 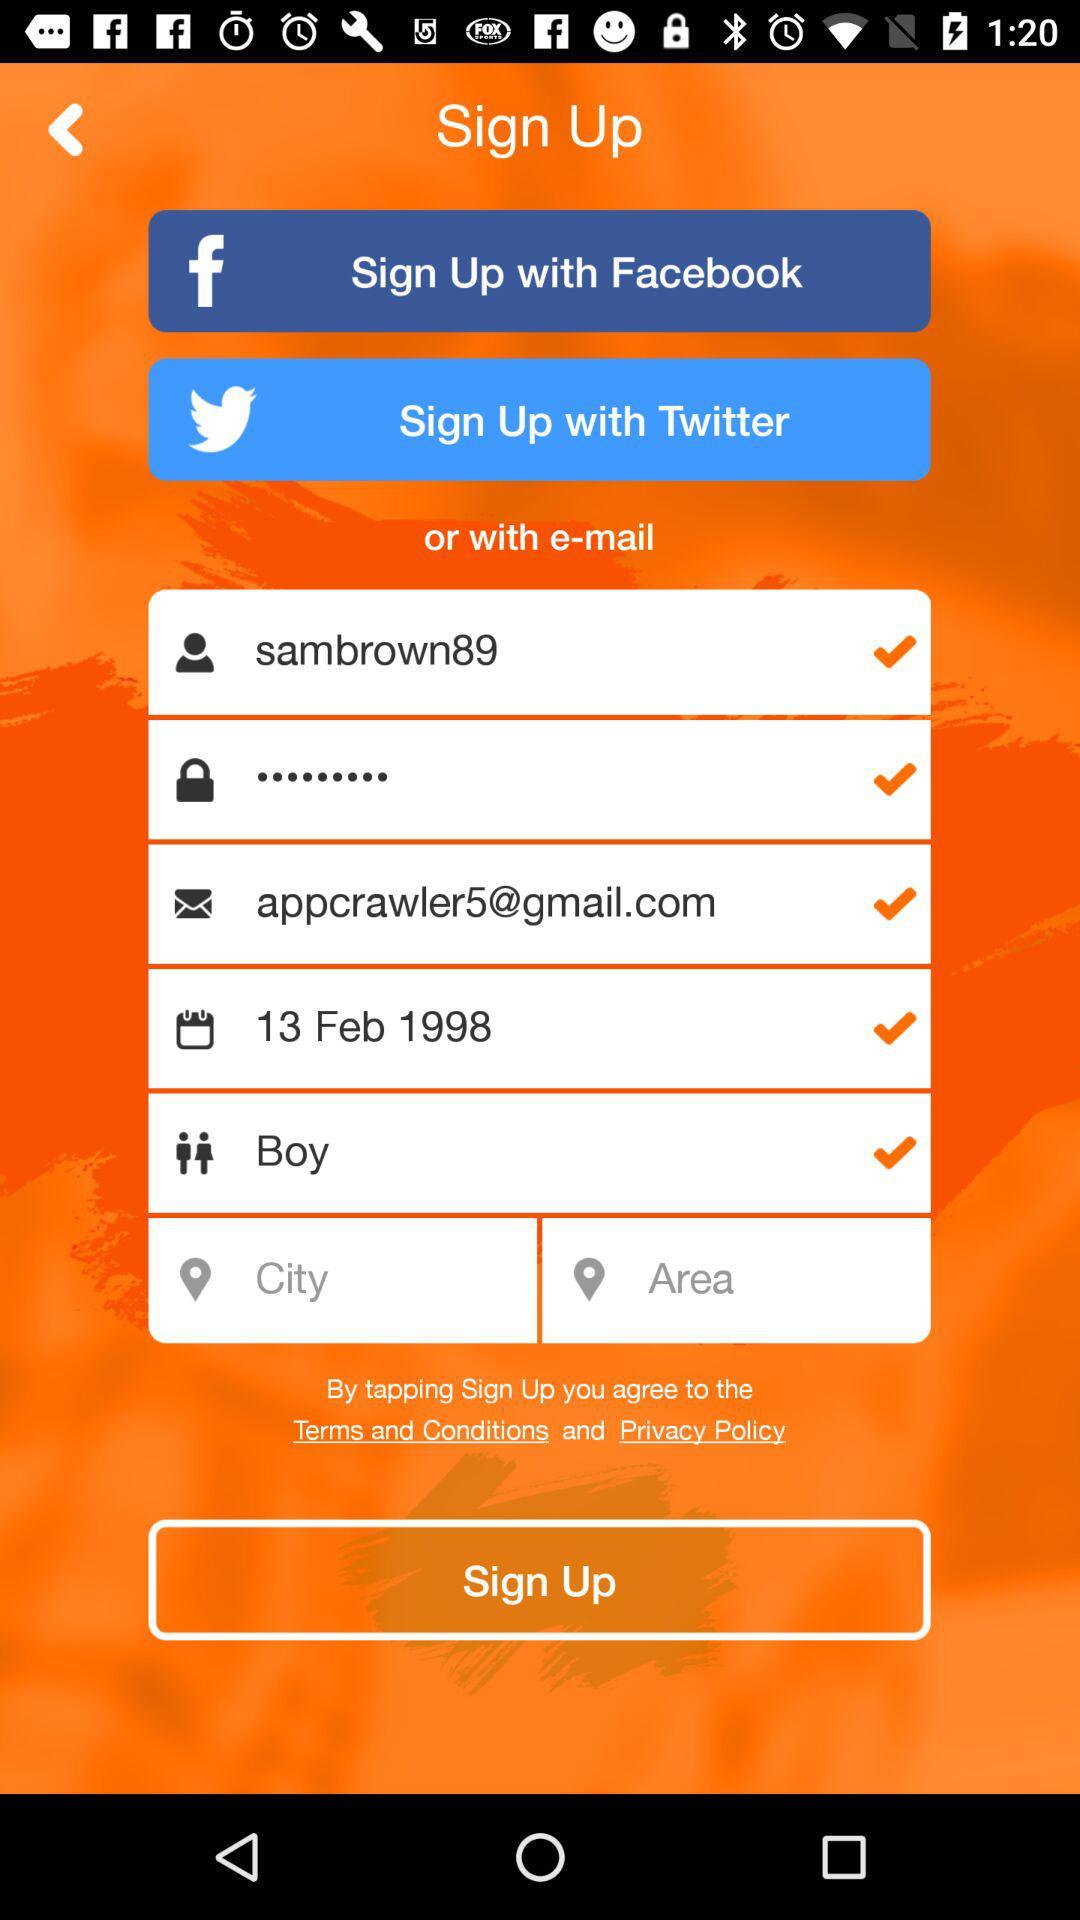 I want to click on item below the by tapping sign, so click(x=701, y=1430).